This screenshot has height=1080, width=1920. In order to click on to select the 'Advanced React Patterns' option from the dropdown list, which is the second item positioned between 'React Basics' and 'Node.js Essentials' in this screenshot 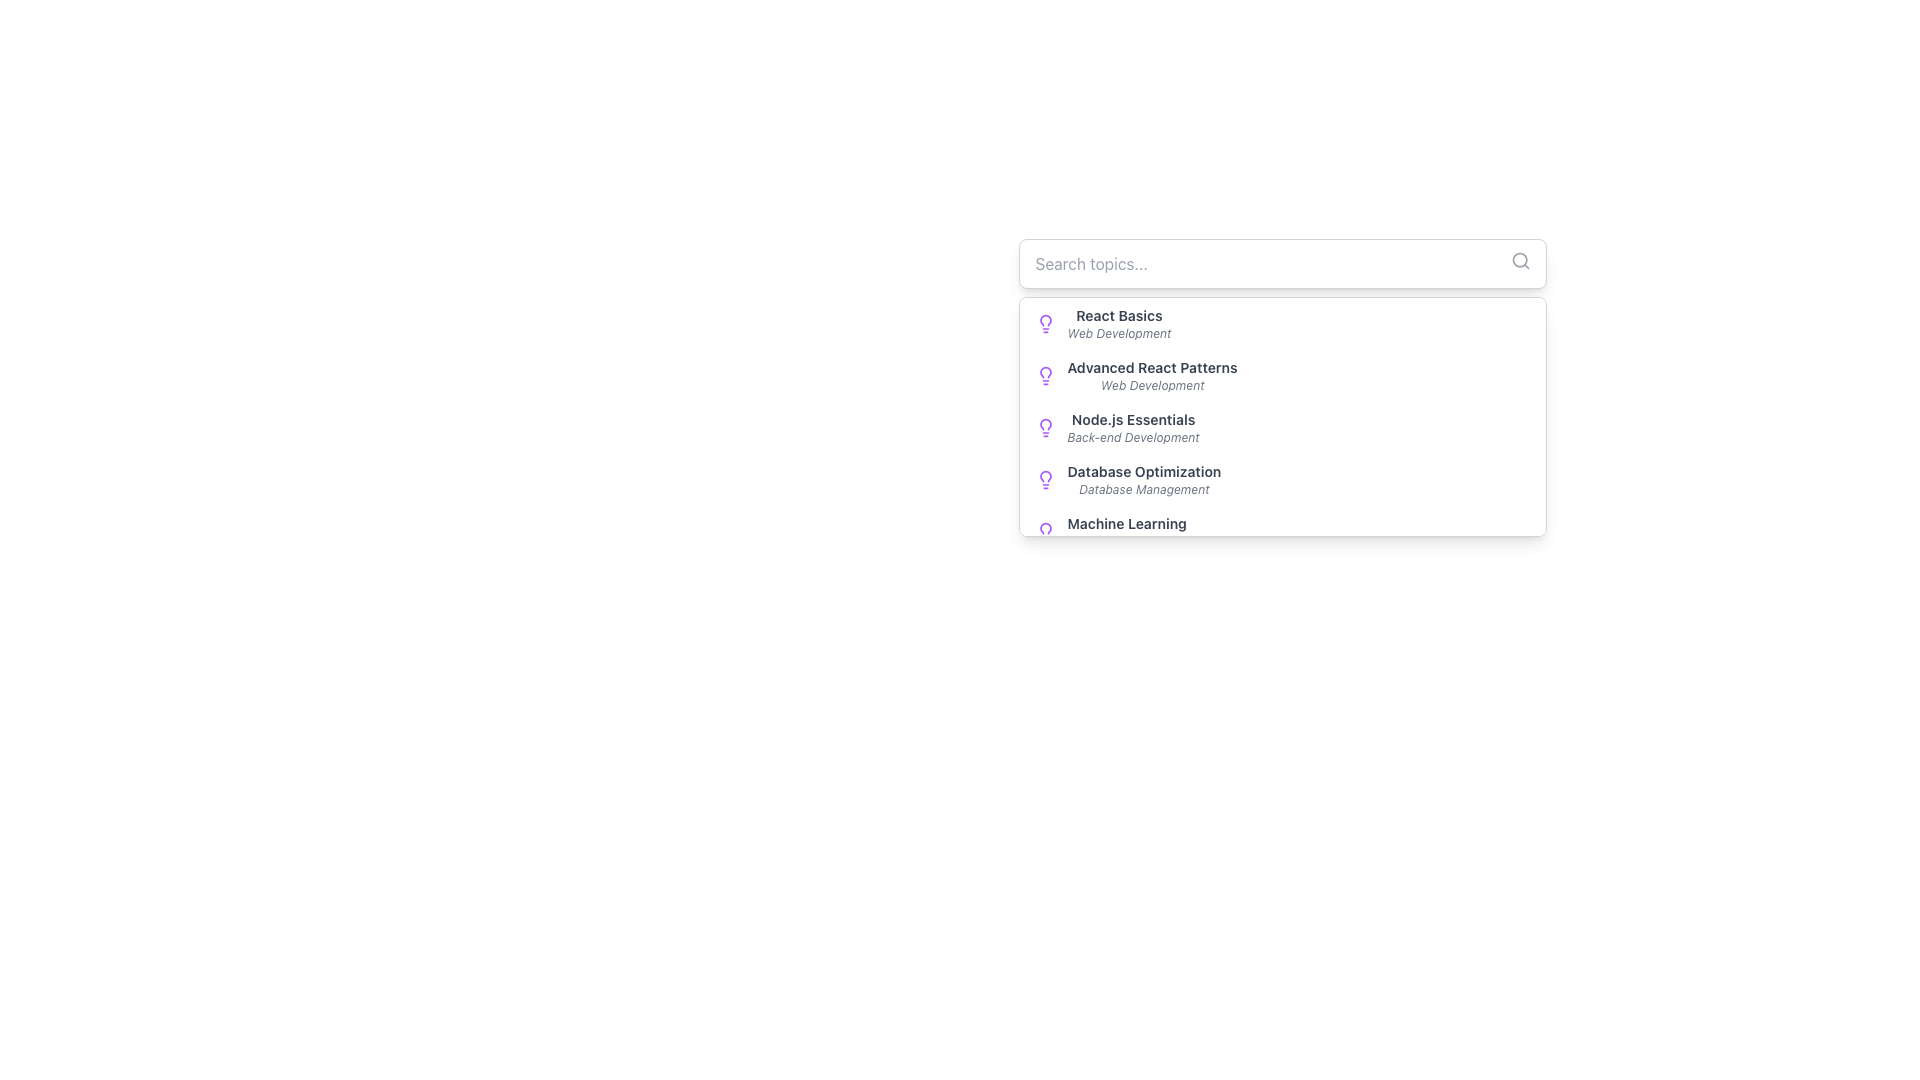, I will do `click(1282, 375)`.